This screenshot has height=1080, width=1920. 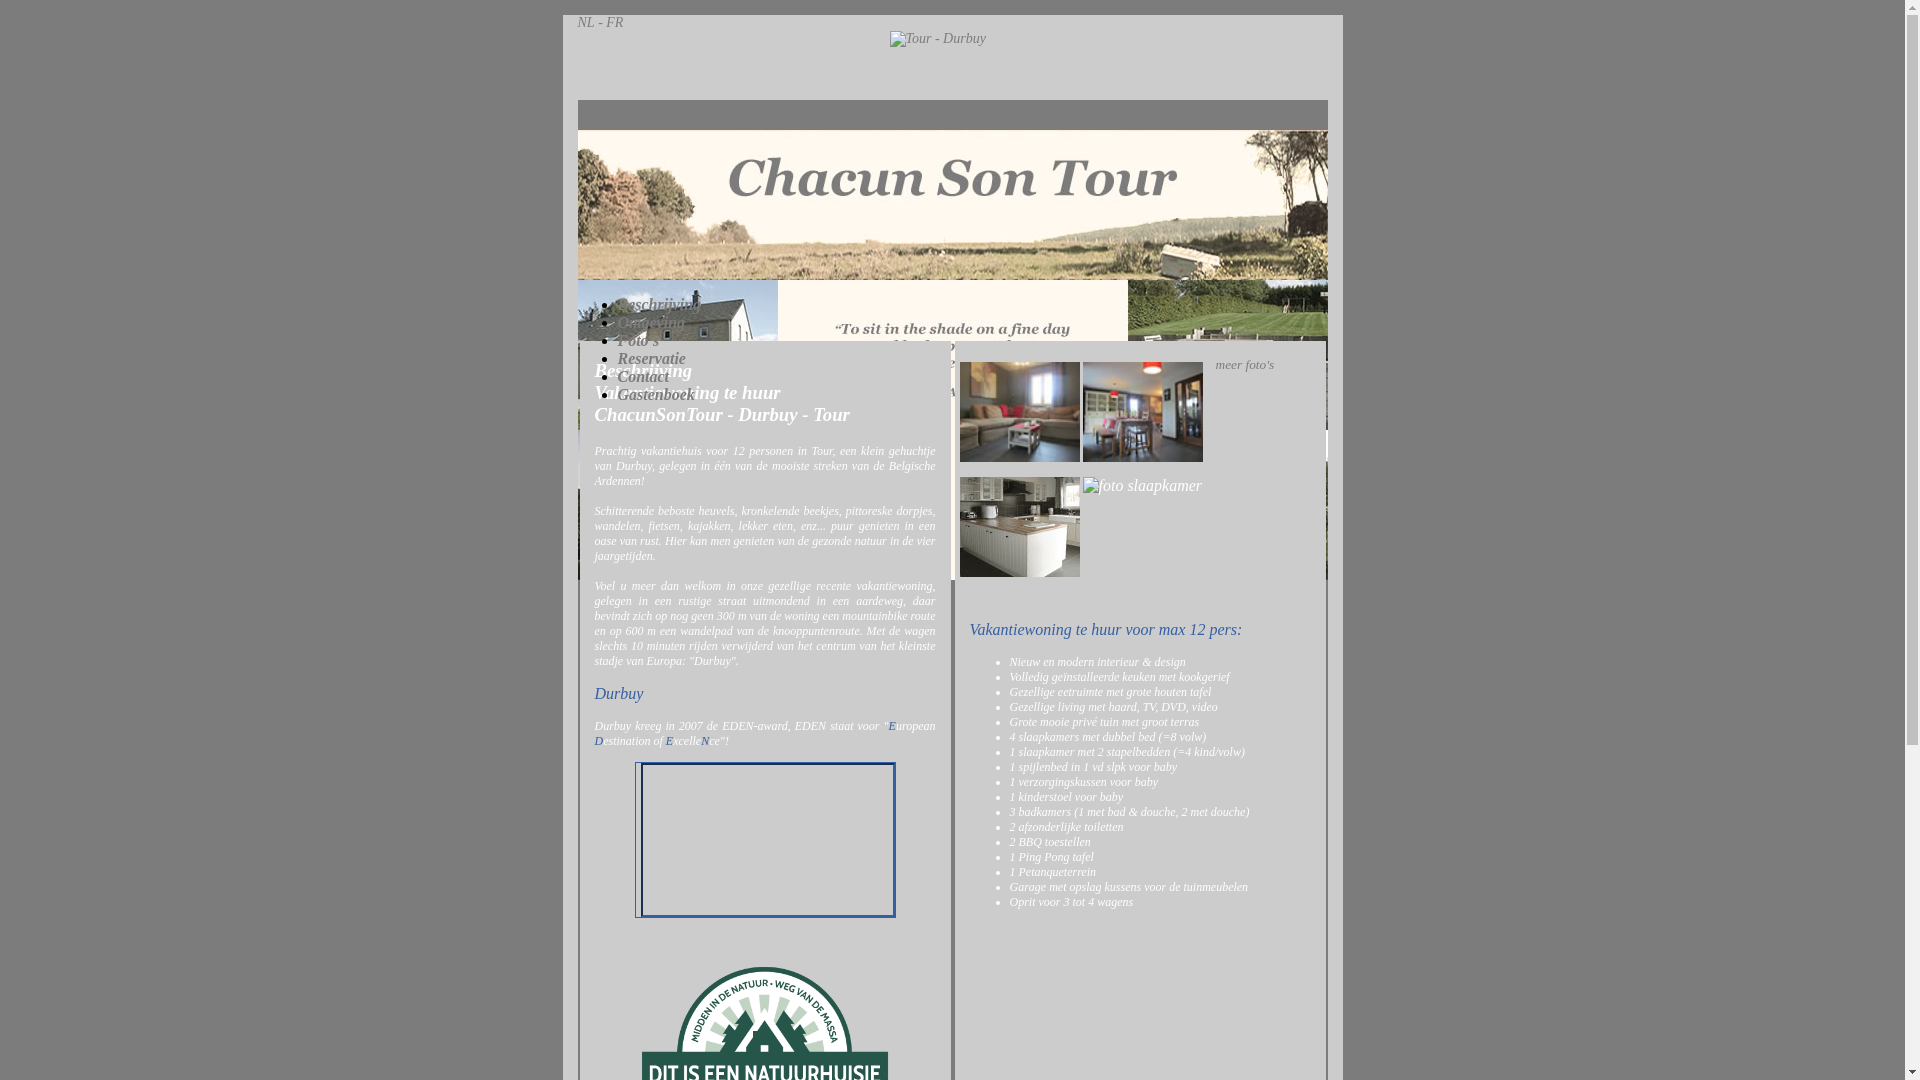 What do you see at coordinates (660, 304) in the screenshot?
I see `'Beschrijving'` at bounding box center [660, 304].